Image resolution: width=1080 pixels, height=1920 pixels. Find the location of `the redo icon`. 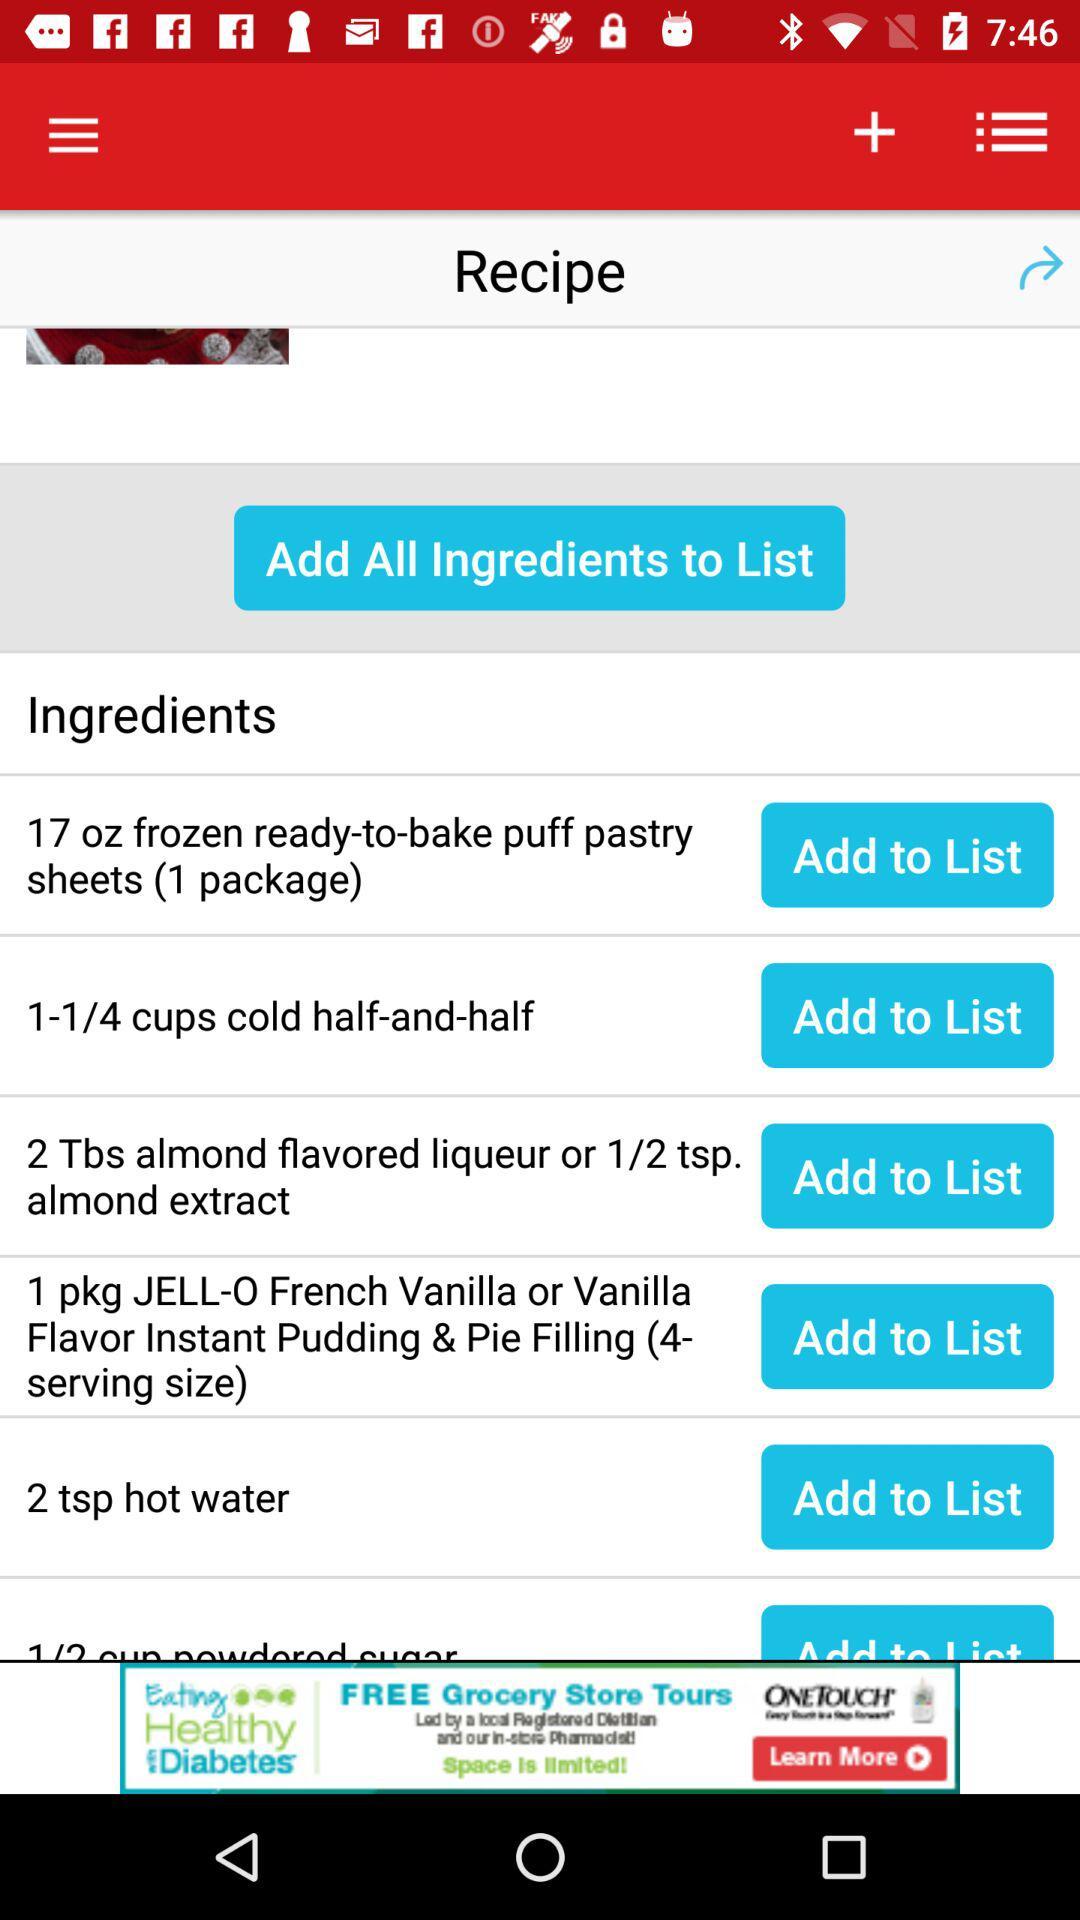

the redo icon is located at coordinates (1039, 267).